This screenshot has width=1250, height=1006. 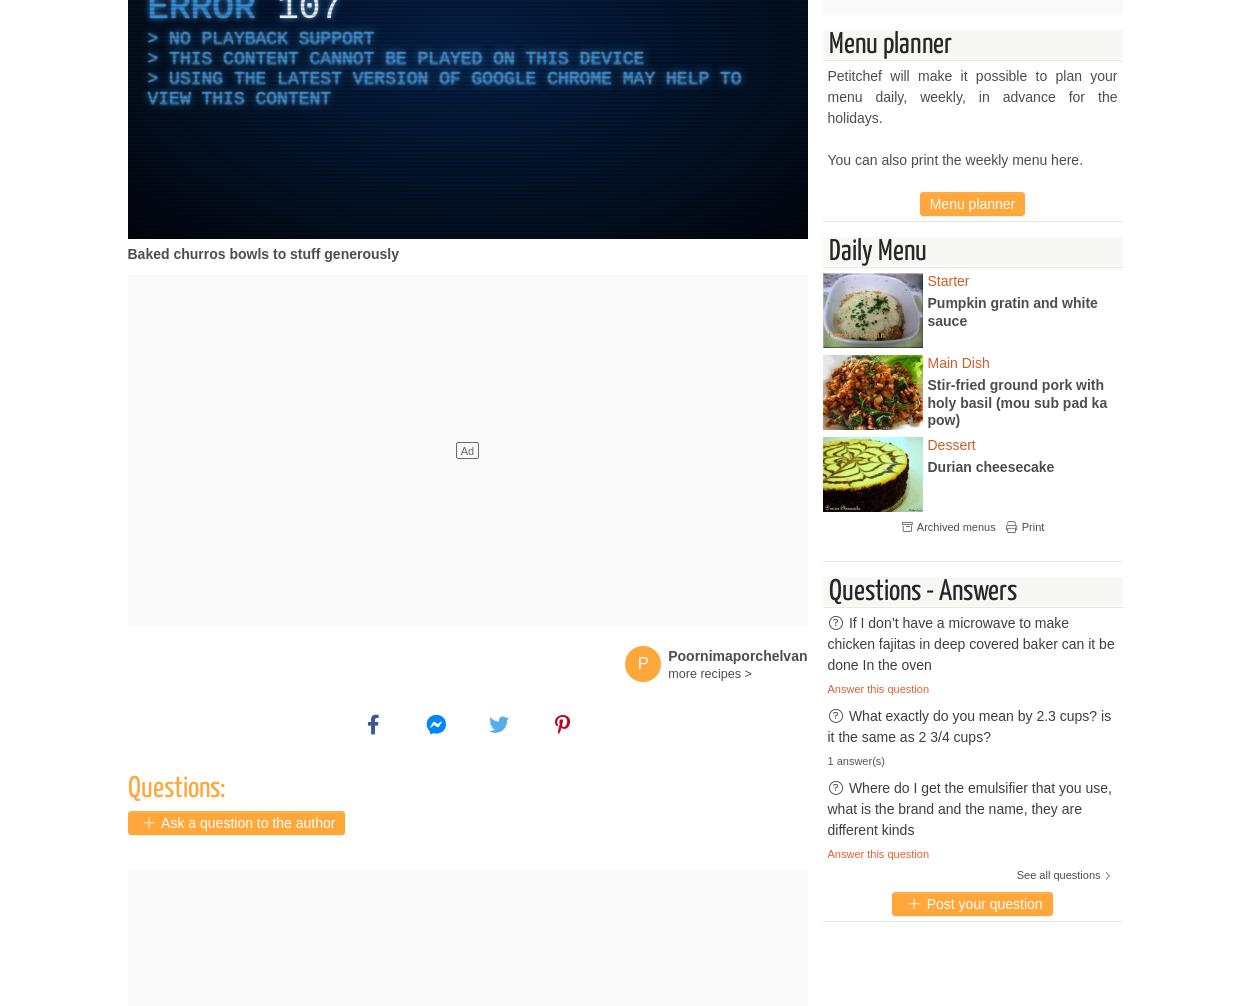 What do you see at coordinates (989, 465) in the screenshot?
I see `'Durian cheesecake'` at bounding box center [989, 465].